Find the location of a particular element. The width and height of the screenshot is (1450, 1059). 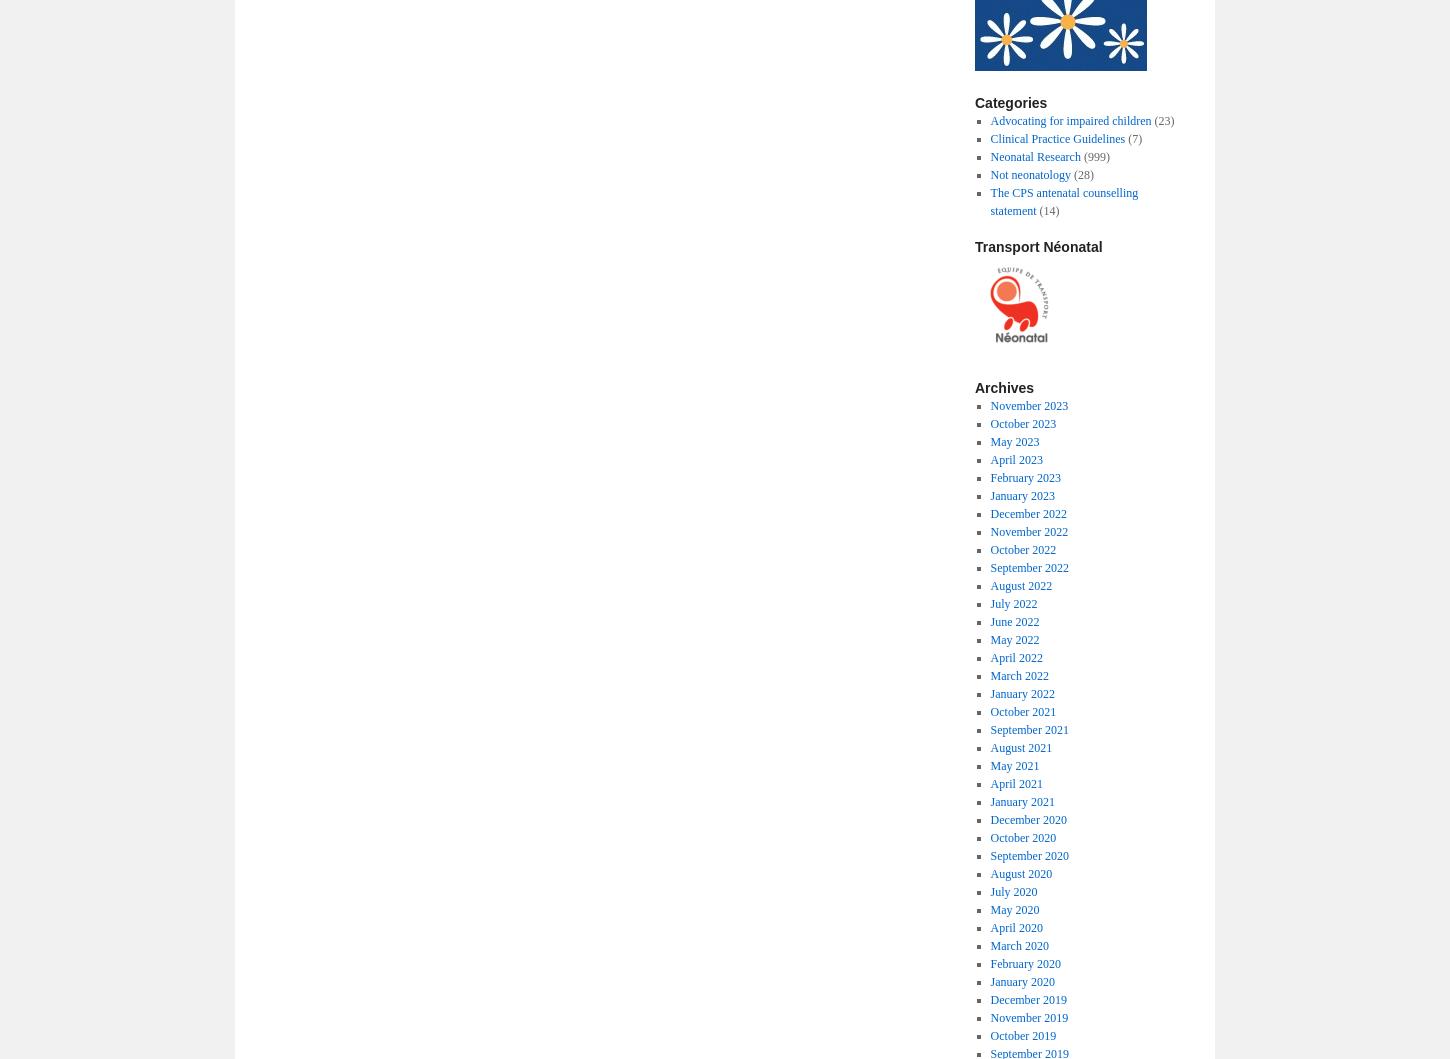

'October 2022' is located at coordinates (990, 549).